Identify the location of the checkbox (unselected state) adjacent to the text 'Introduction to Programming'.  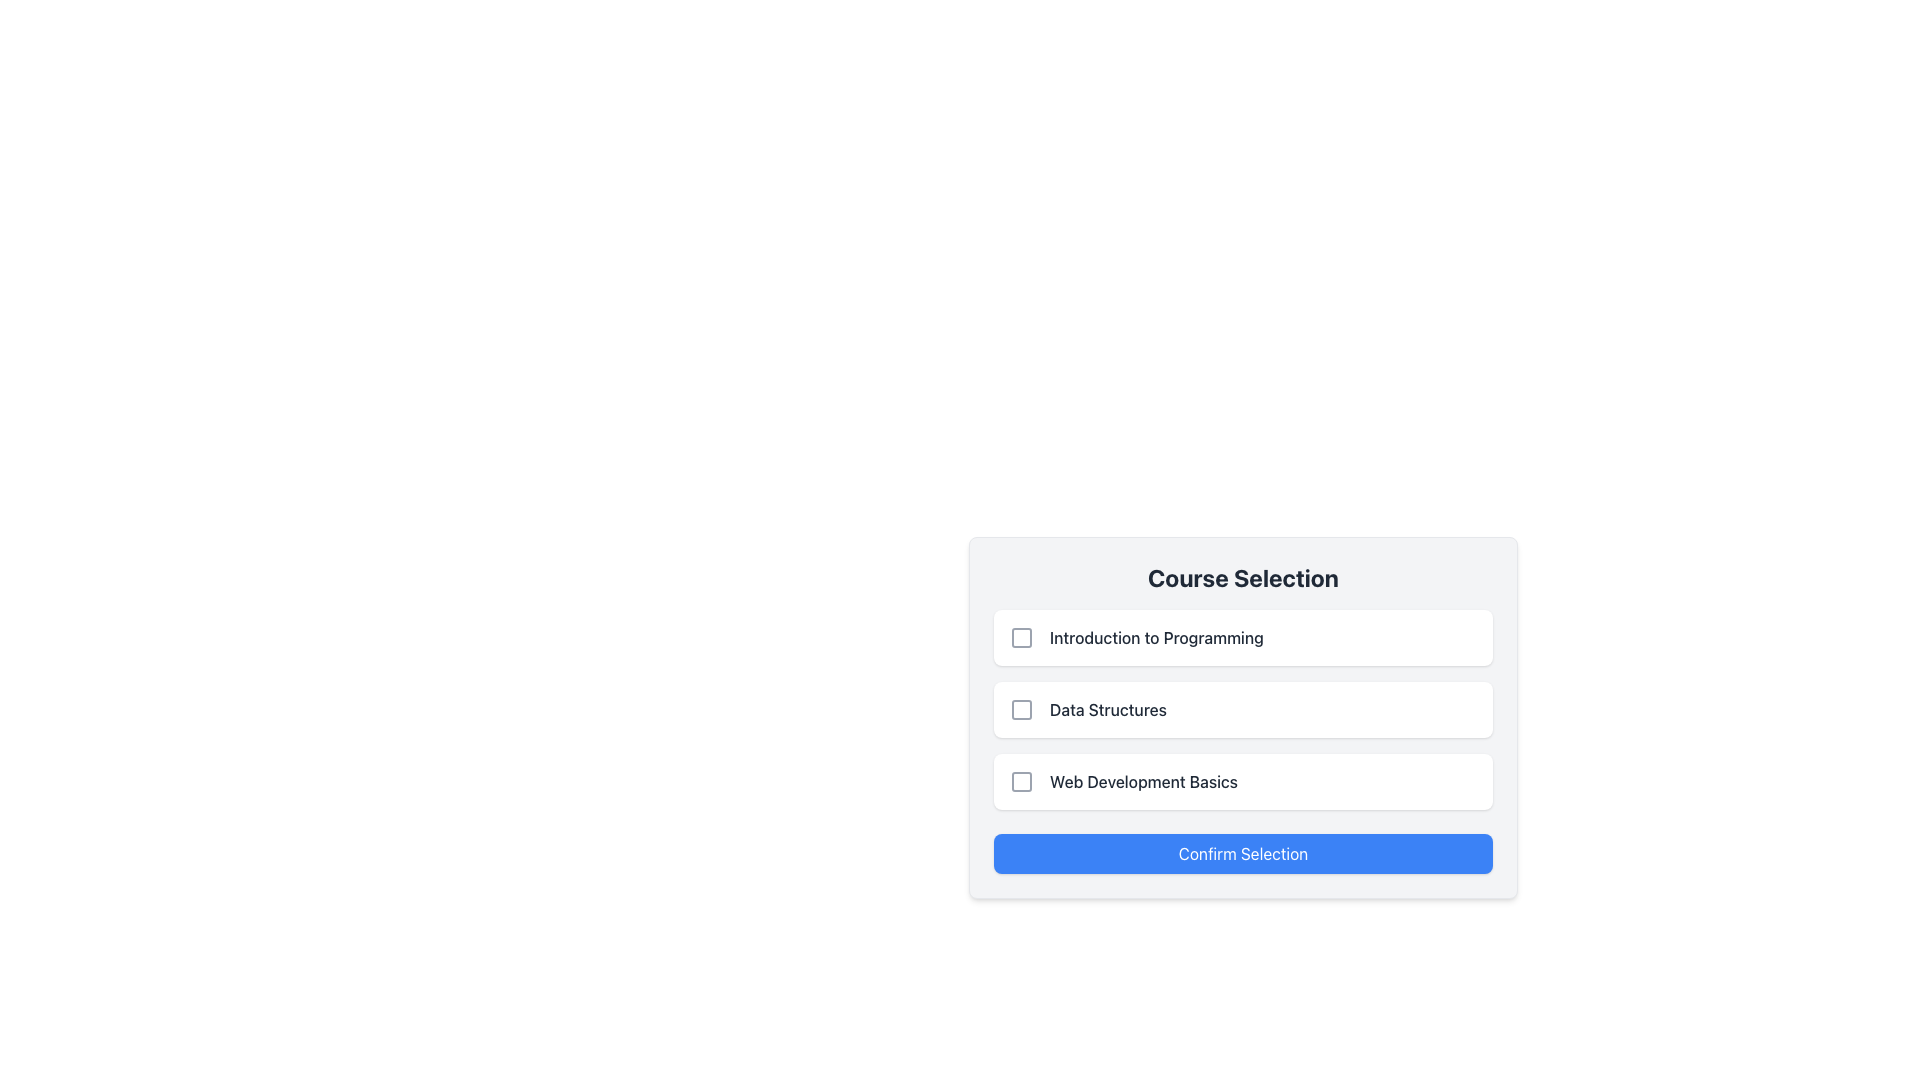
(1022, 637).